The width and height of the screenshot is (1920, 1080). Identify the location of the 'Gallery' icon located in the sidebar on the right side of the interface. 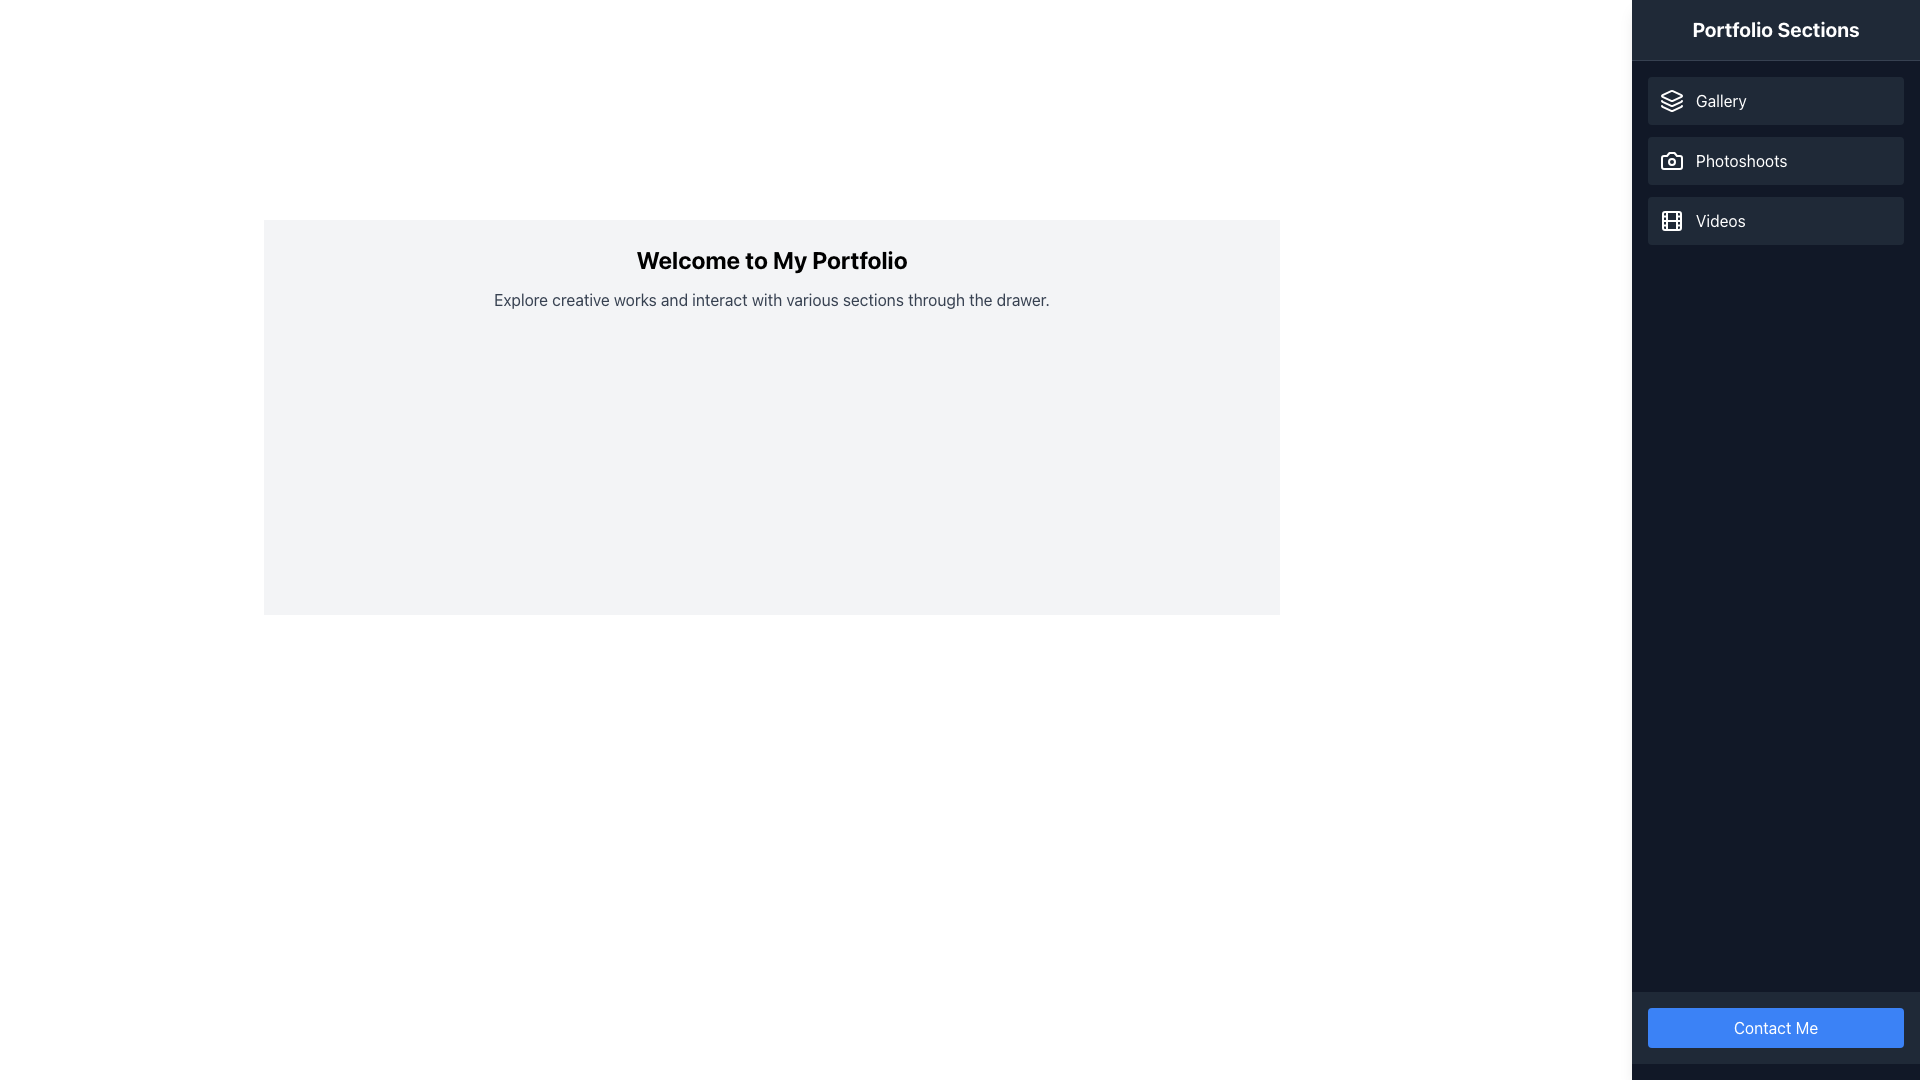
(1671, 100).